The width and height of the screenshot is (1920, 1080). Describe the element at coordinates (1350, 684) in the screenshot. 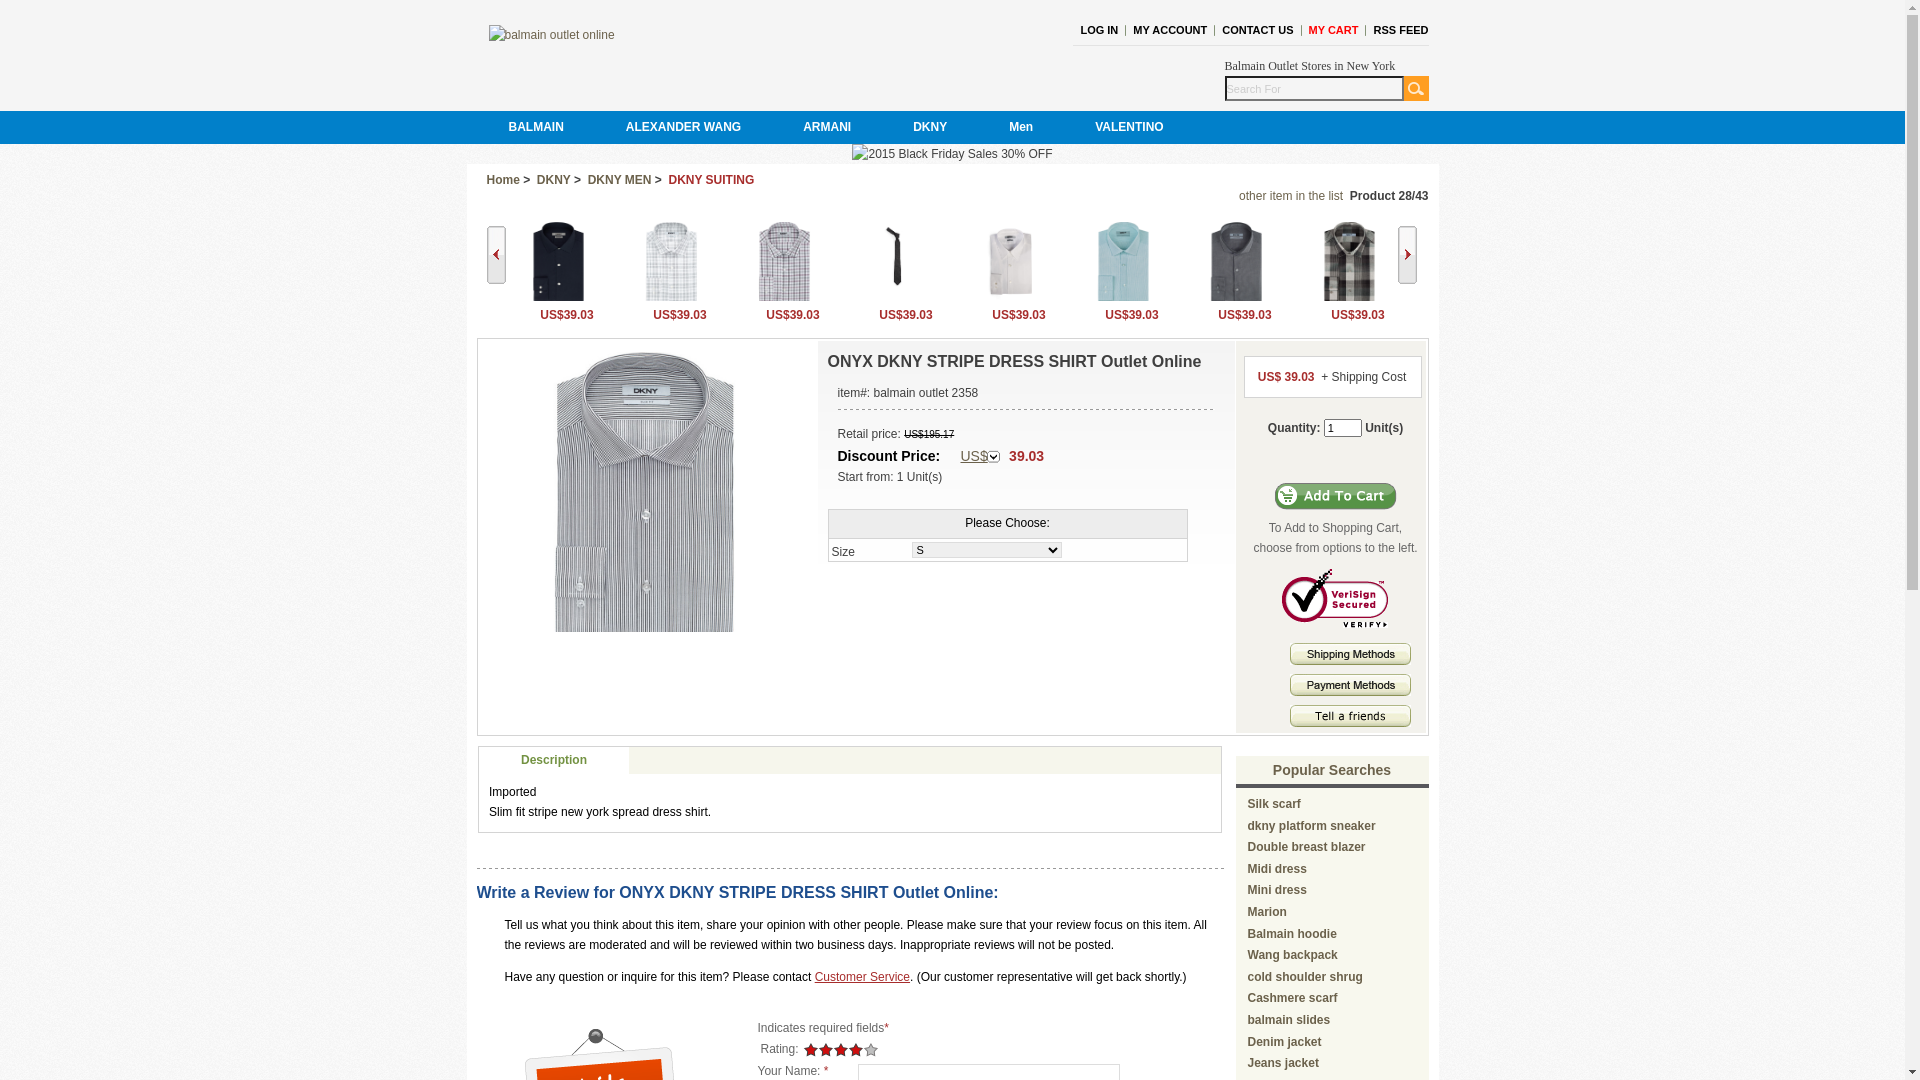

I see `' Payment Methods '` at that location.